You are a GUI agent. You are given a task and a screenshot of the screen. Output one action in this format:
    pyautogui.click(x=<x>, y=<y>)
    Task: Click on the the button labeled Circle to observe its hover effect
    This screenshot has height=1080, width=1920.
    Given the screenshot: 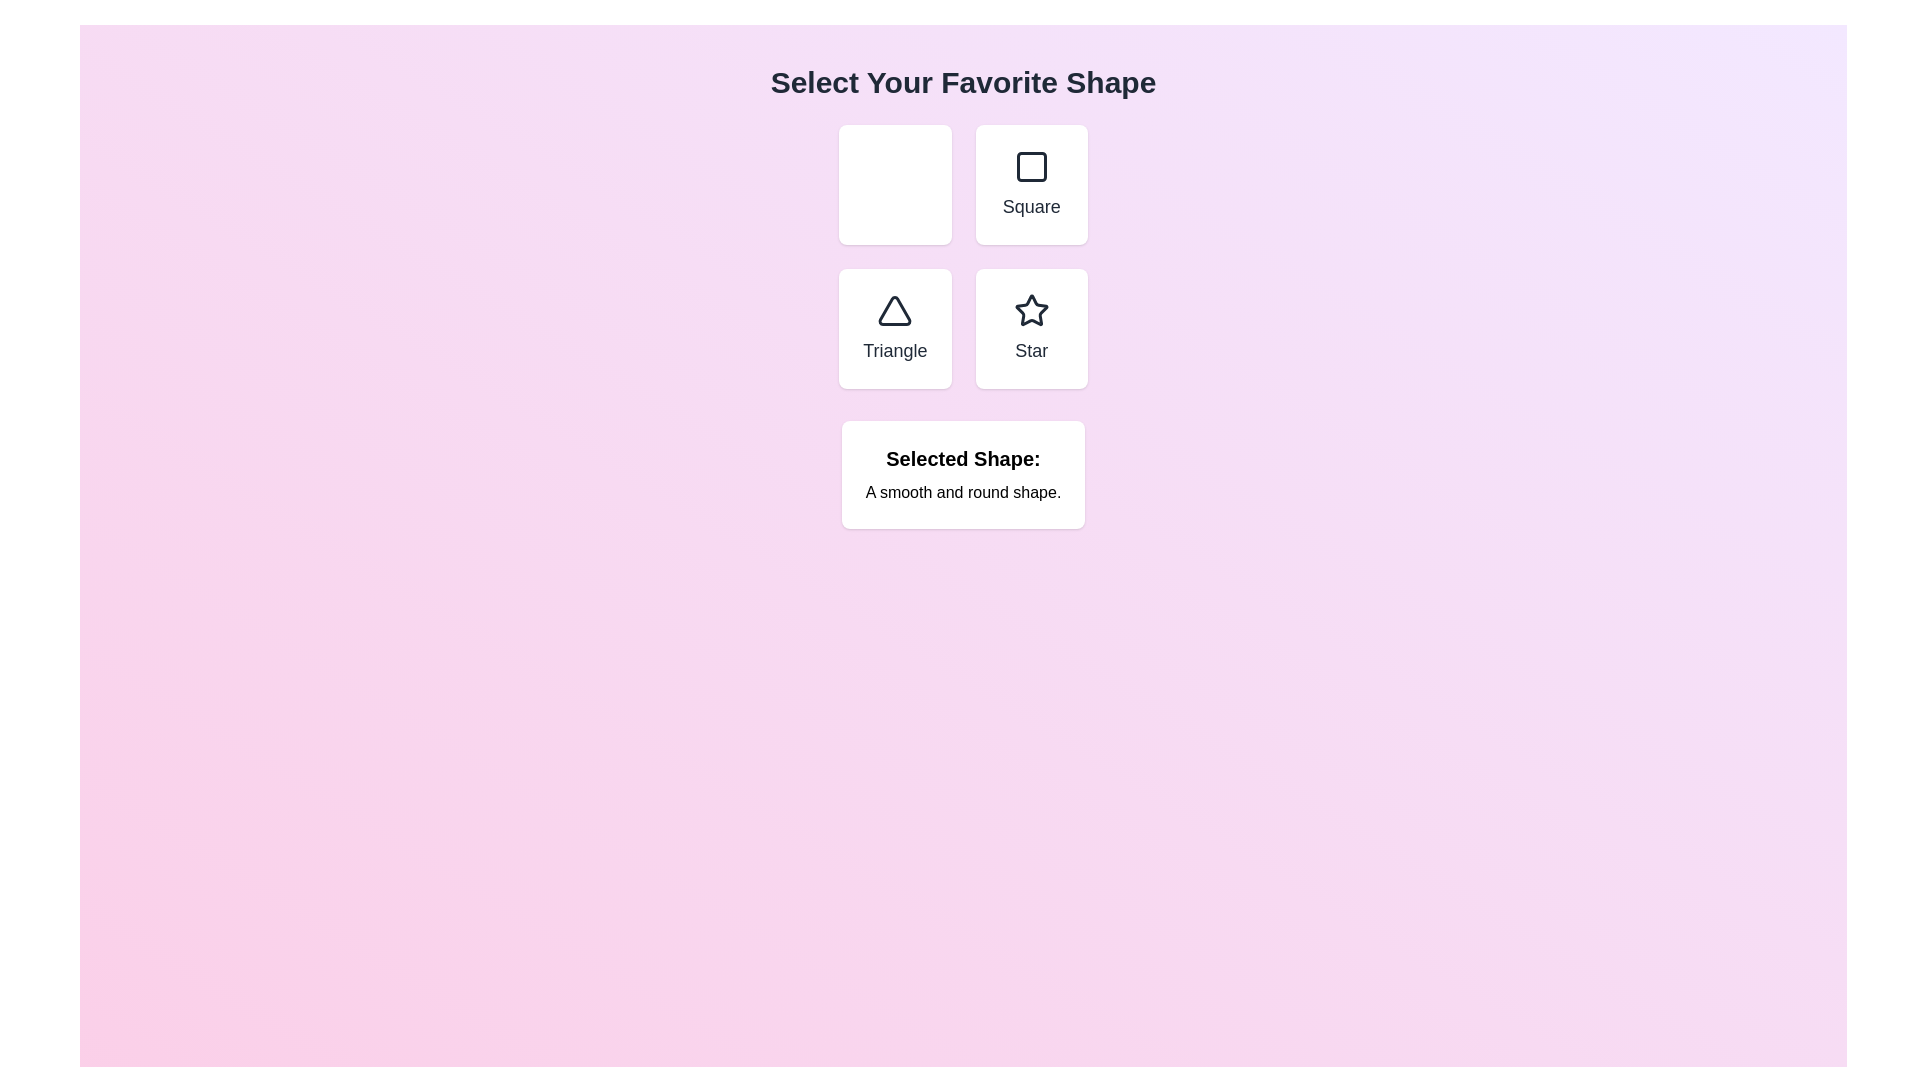 What is the action you would take?
    pyautogui.click(x=893, y=185)
    